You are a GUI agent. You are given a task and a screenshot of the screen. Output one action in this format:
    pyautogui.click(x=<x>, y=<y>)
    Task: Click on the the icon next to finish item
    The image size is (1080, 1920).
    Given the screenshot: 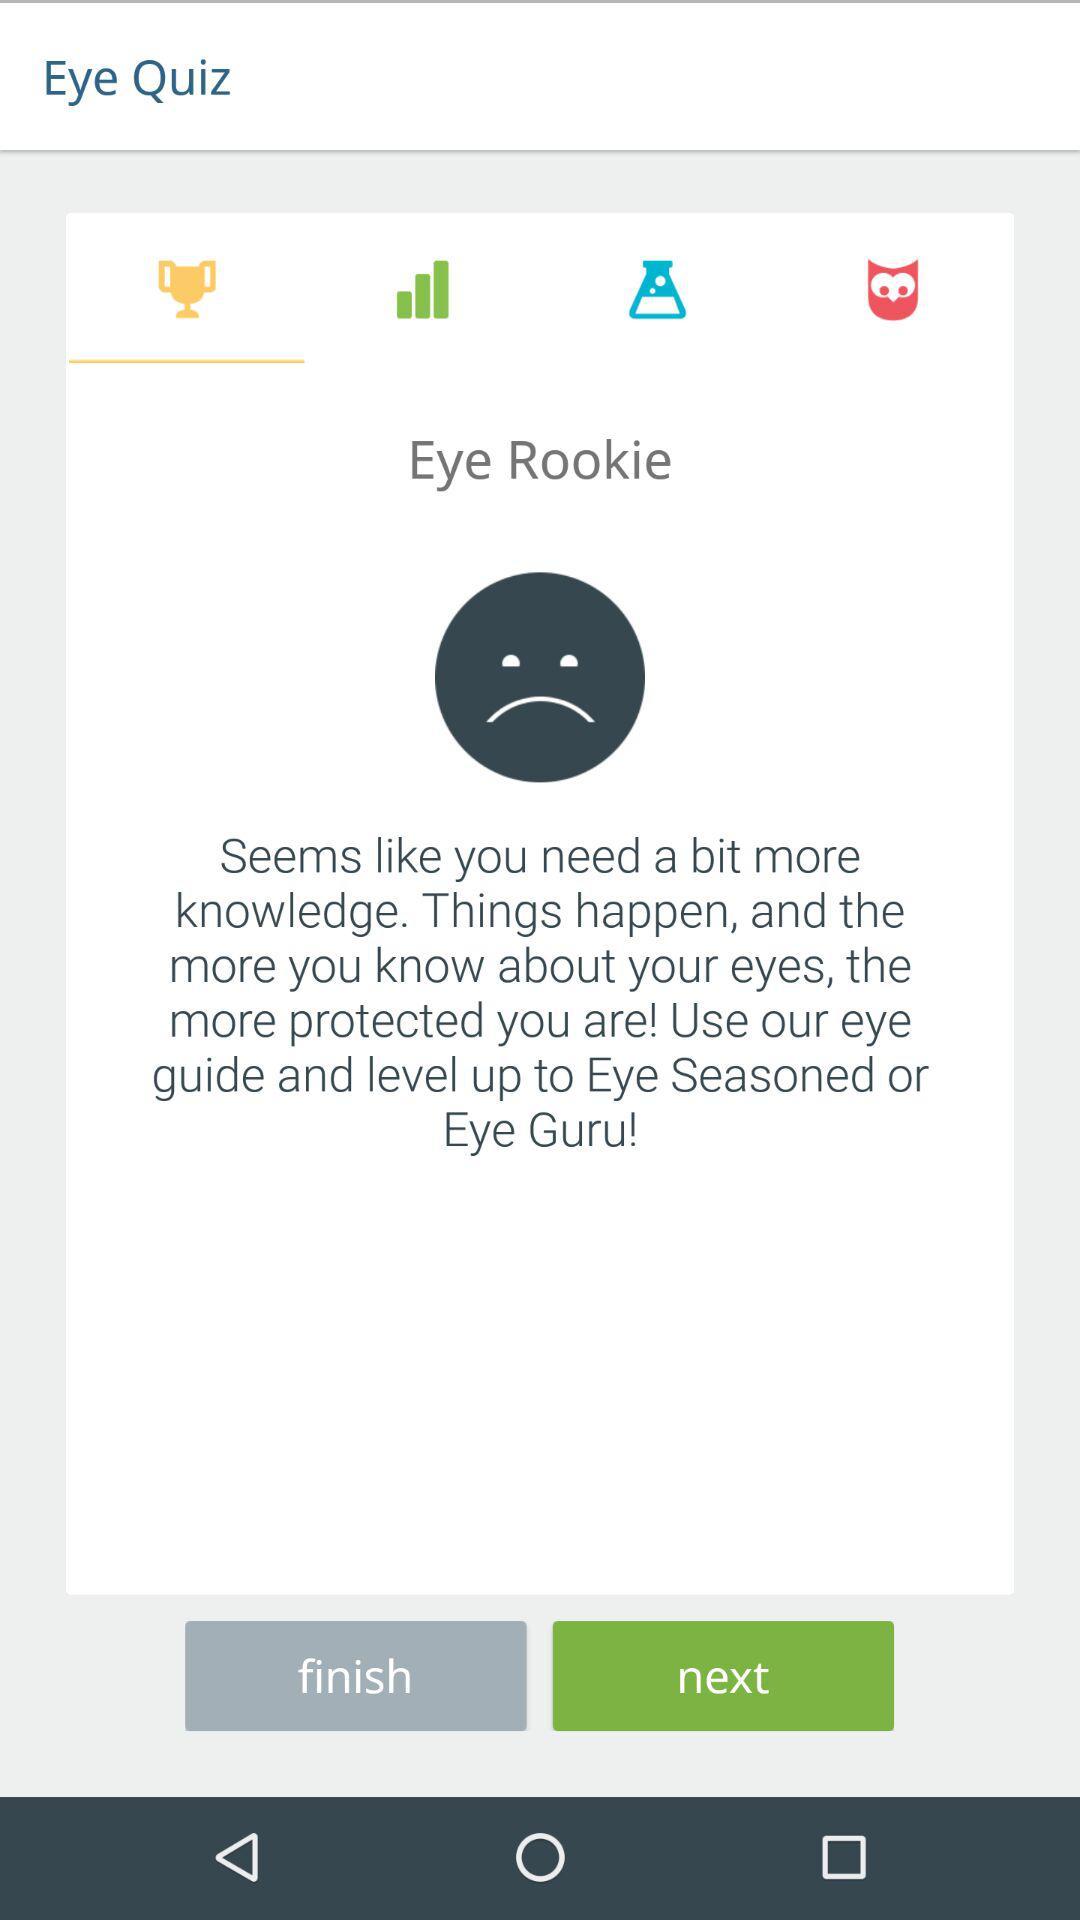 What is the action you would take?
    pyautogui.click(x=723, y=1672)
    